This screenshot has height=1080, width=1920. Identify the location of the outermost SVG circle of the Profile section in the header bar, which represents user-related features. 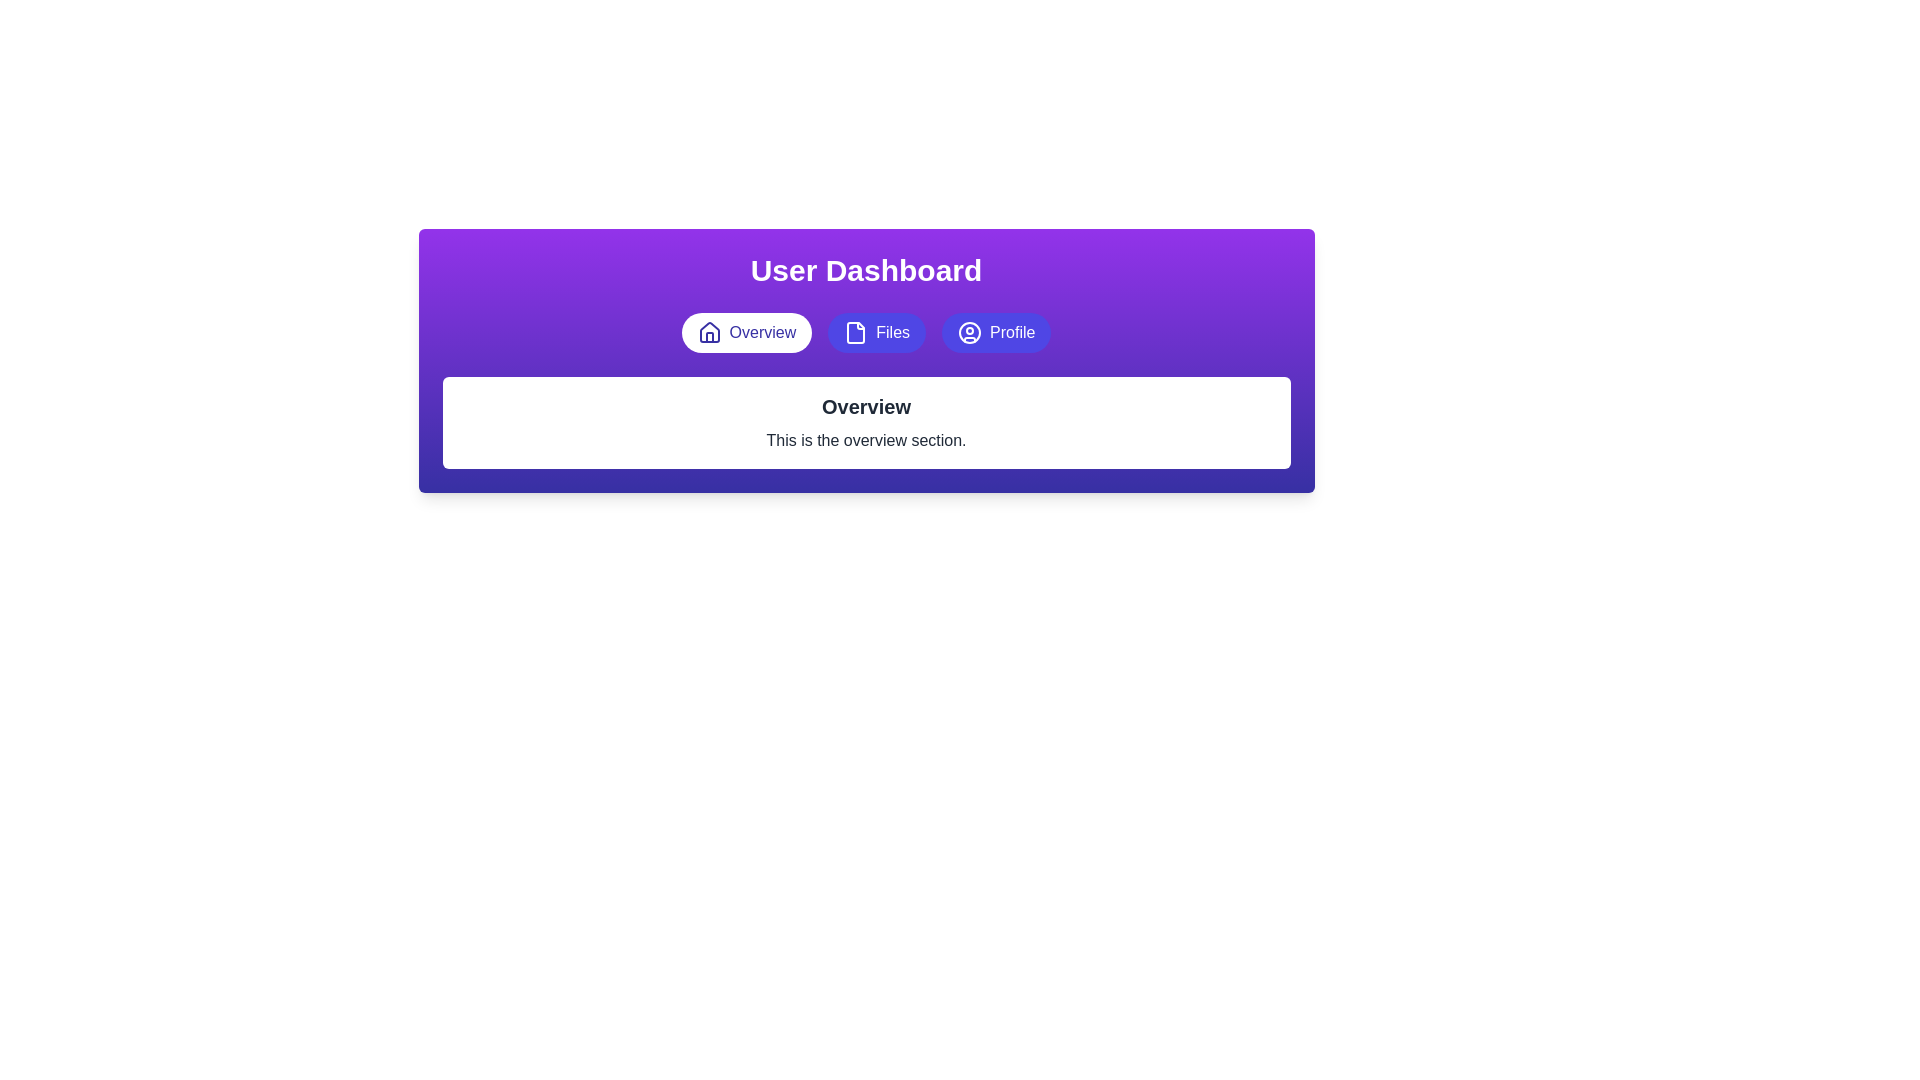
(969, 331).